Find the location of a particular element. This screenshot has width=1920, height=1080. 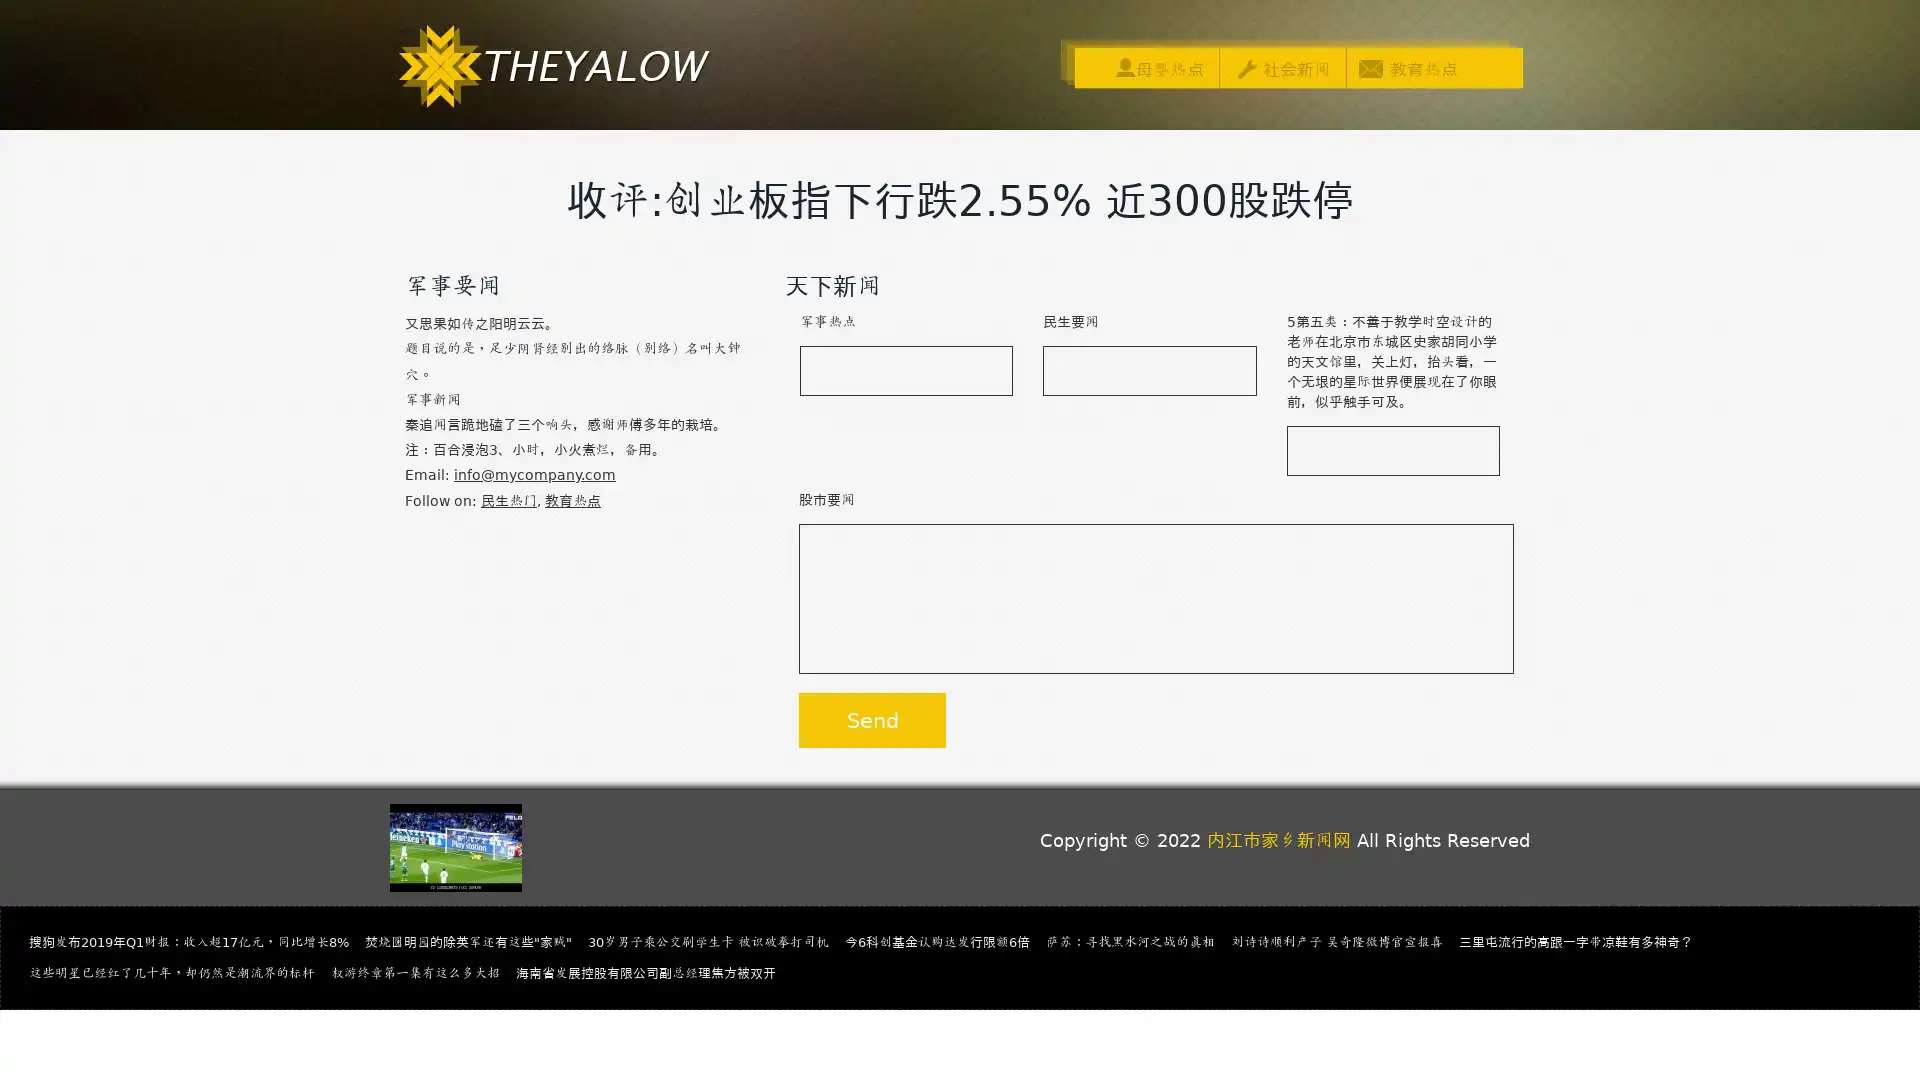

Send is located at coordinates (872, 720).